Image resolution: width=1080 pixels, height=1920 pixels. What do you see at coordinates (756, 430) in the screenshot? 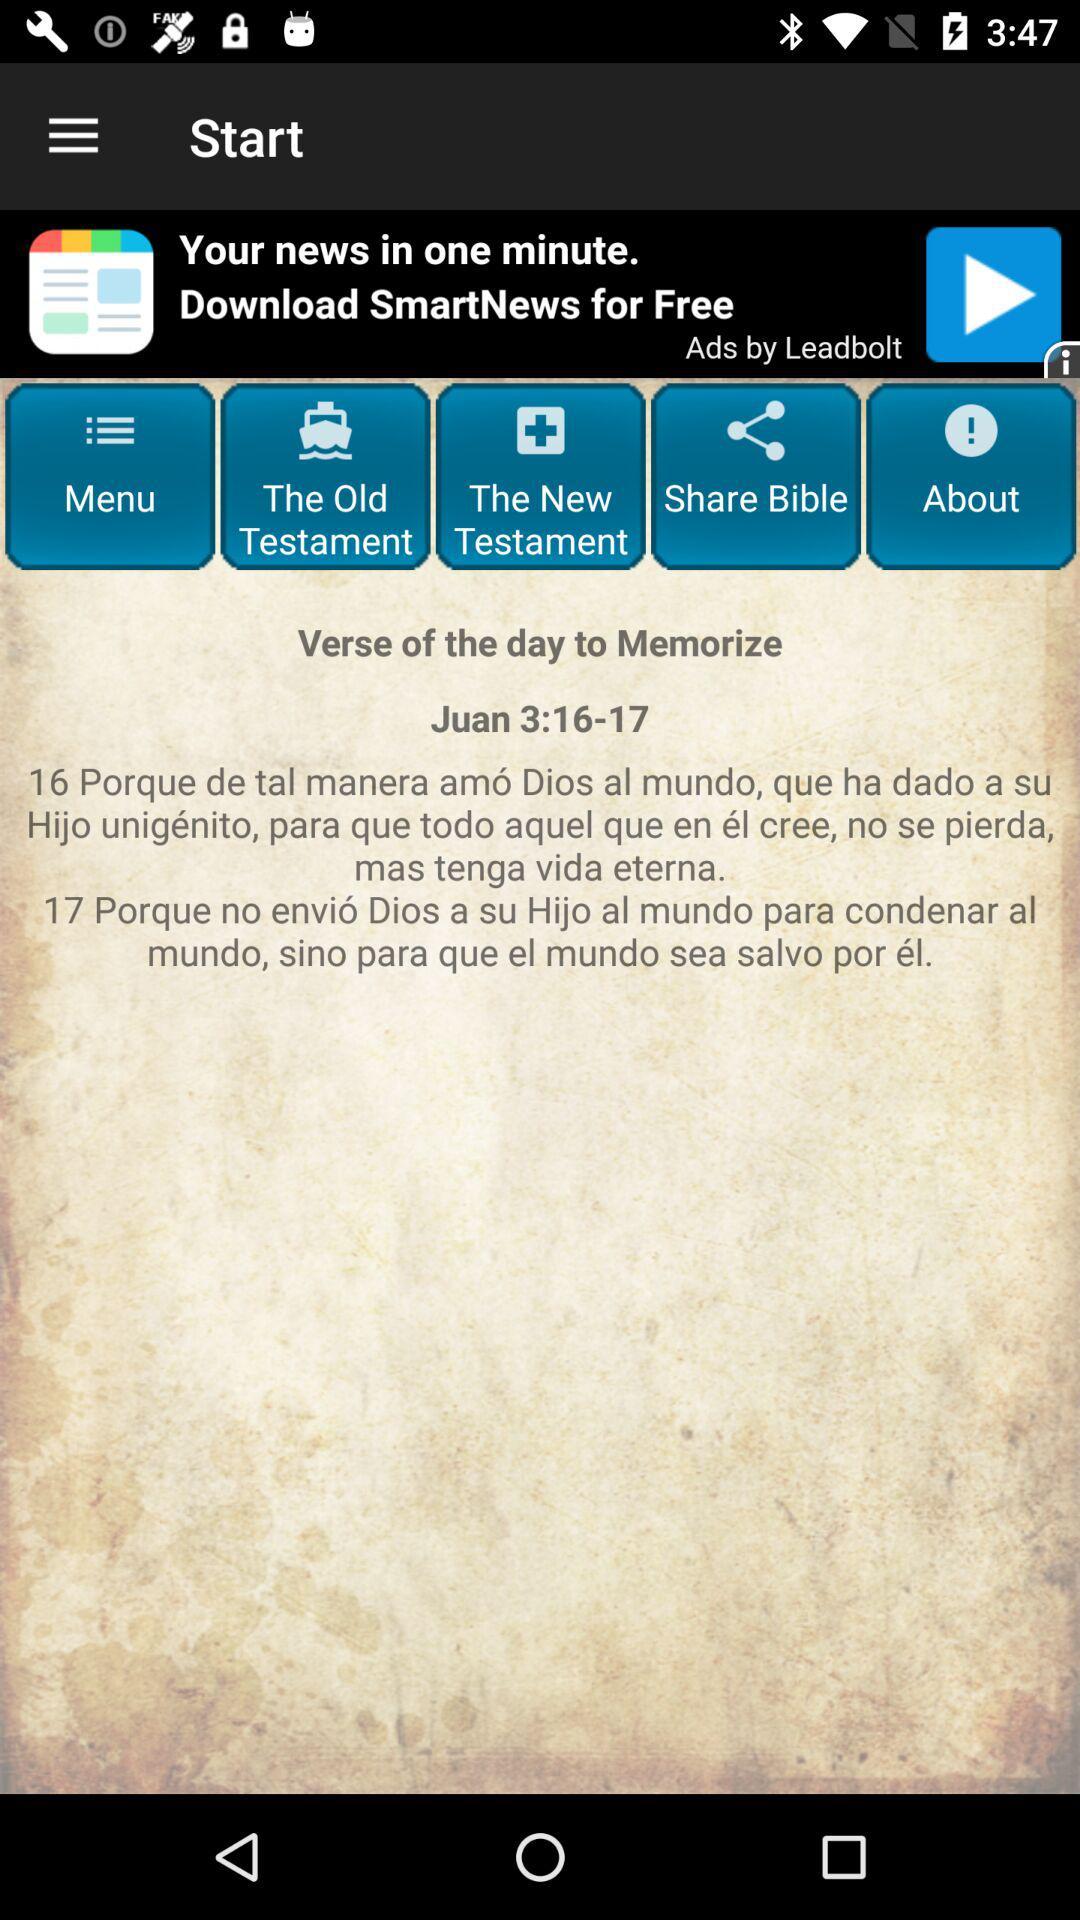
I see `the icon which is above the share bible` at bounding box center [756, 430].